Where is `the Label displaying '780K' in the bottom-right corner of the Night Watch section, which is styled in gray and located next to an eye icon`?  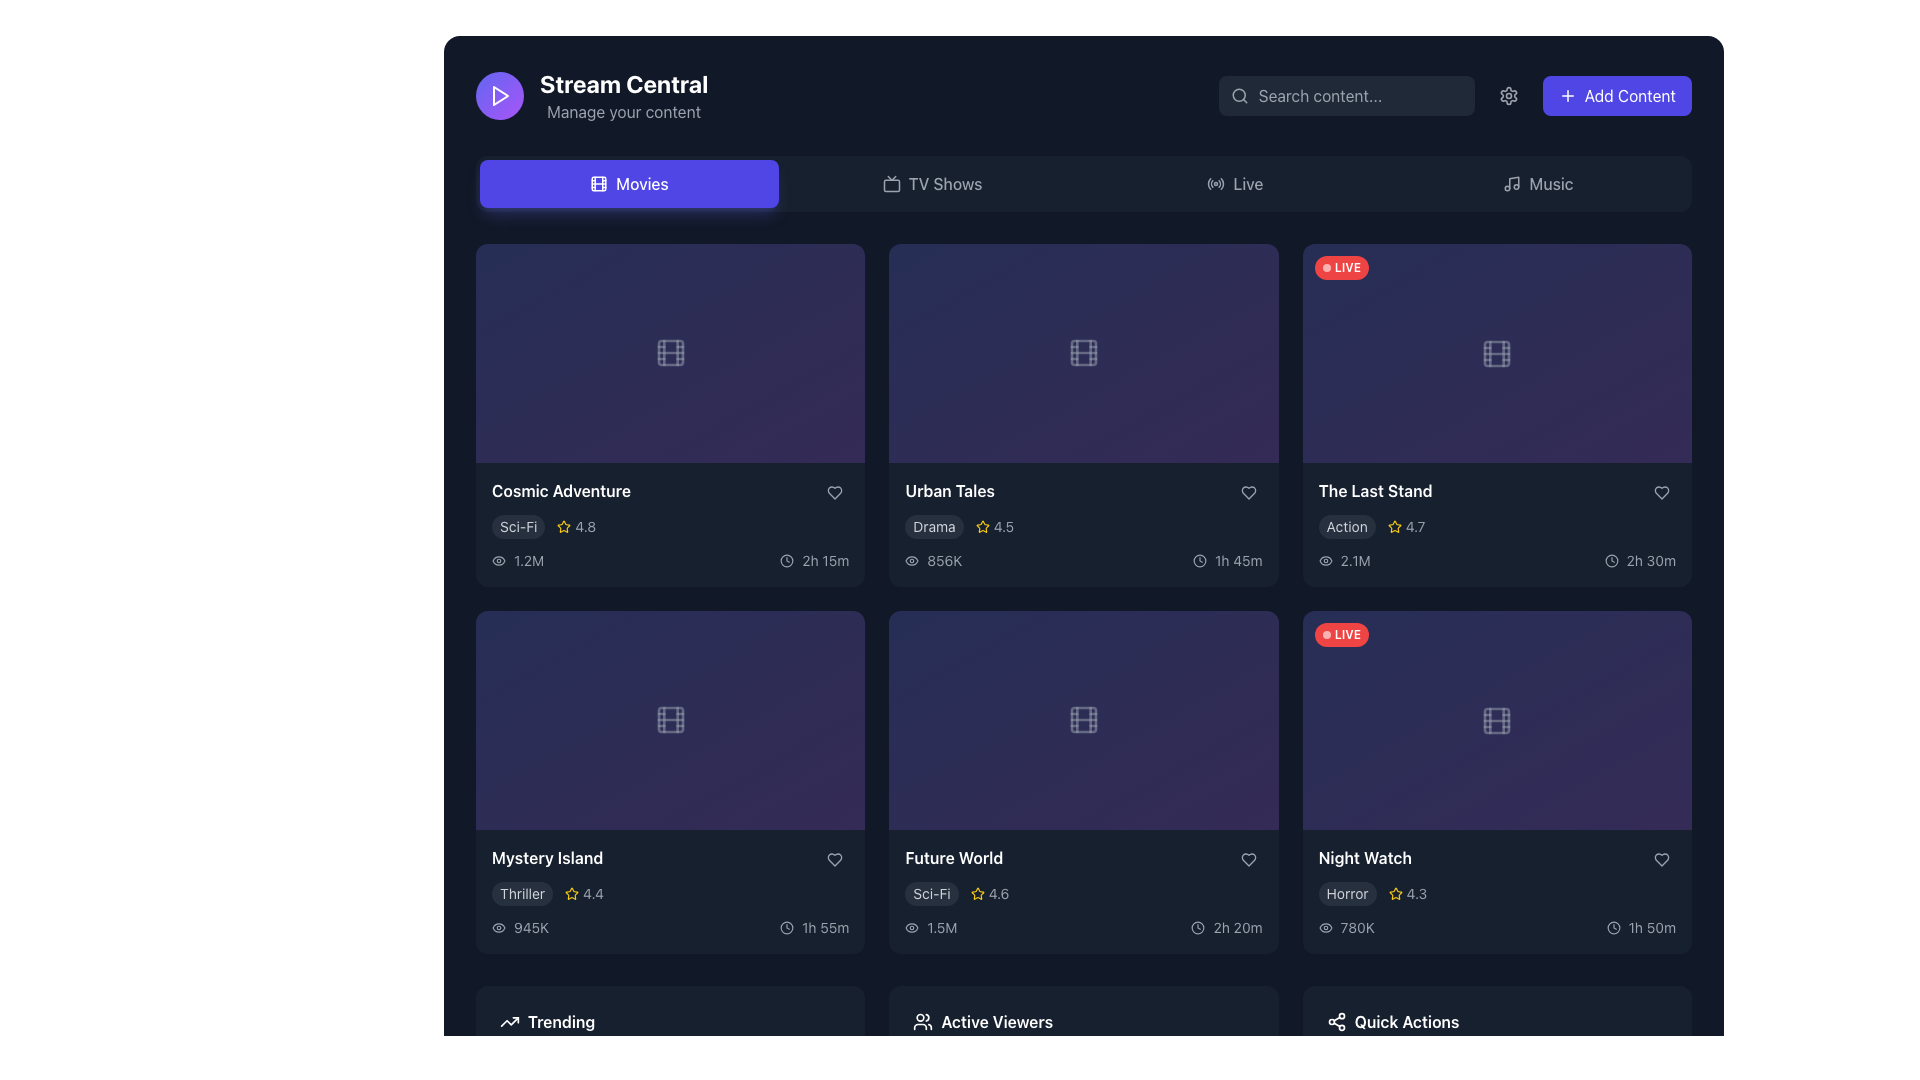
the Label displaying '780K' in the bottom-right corner of the Night Watch section, which is styled in gray and located next to an eye icon is located at coordinates (1346, 928).